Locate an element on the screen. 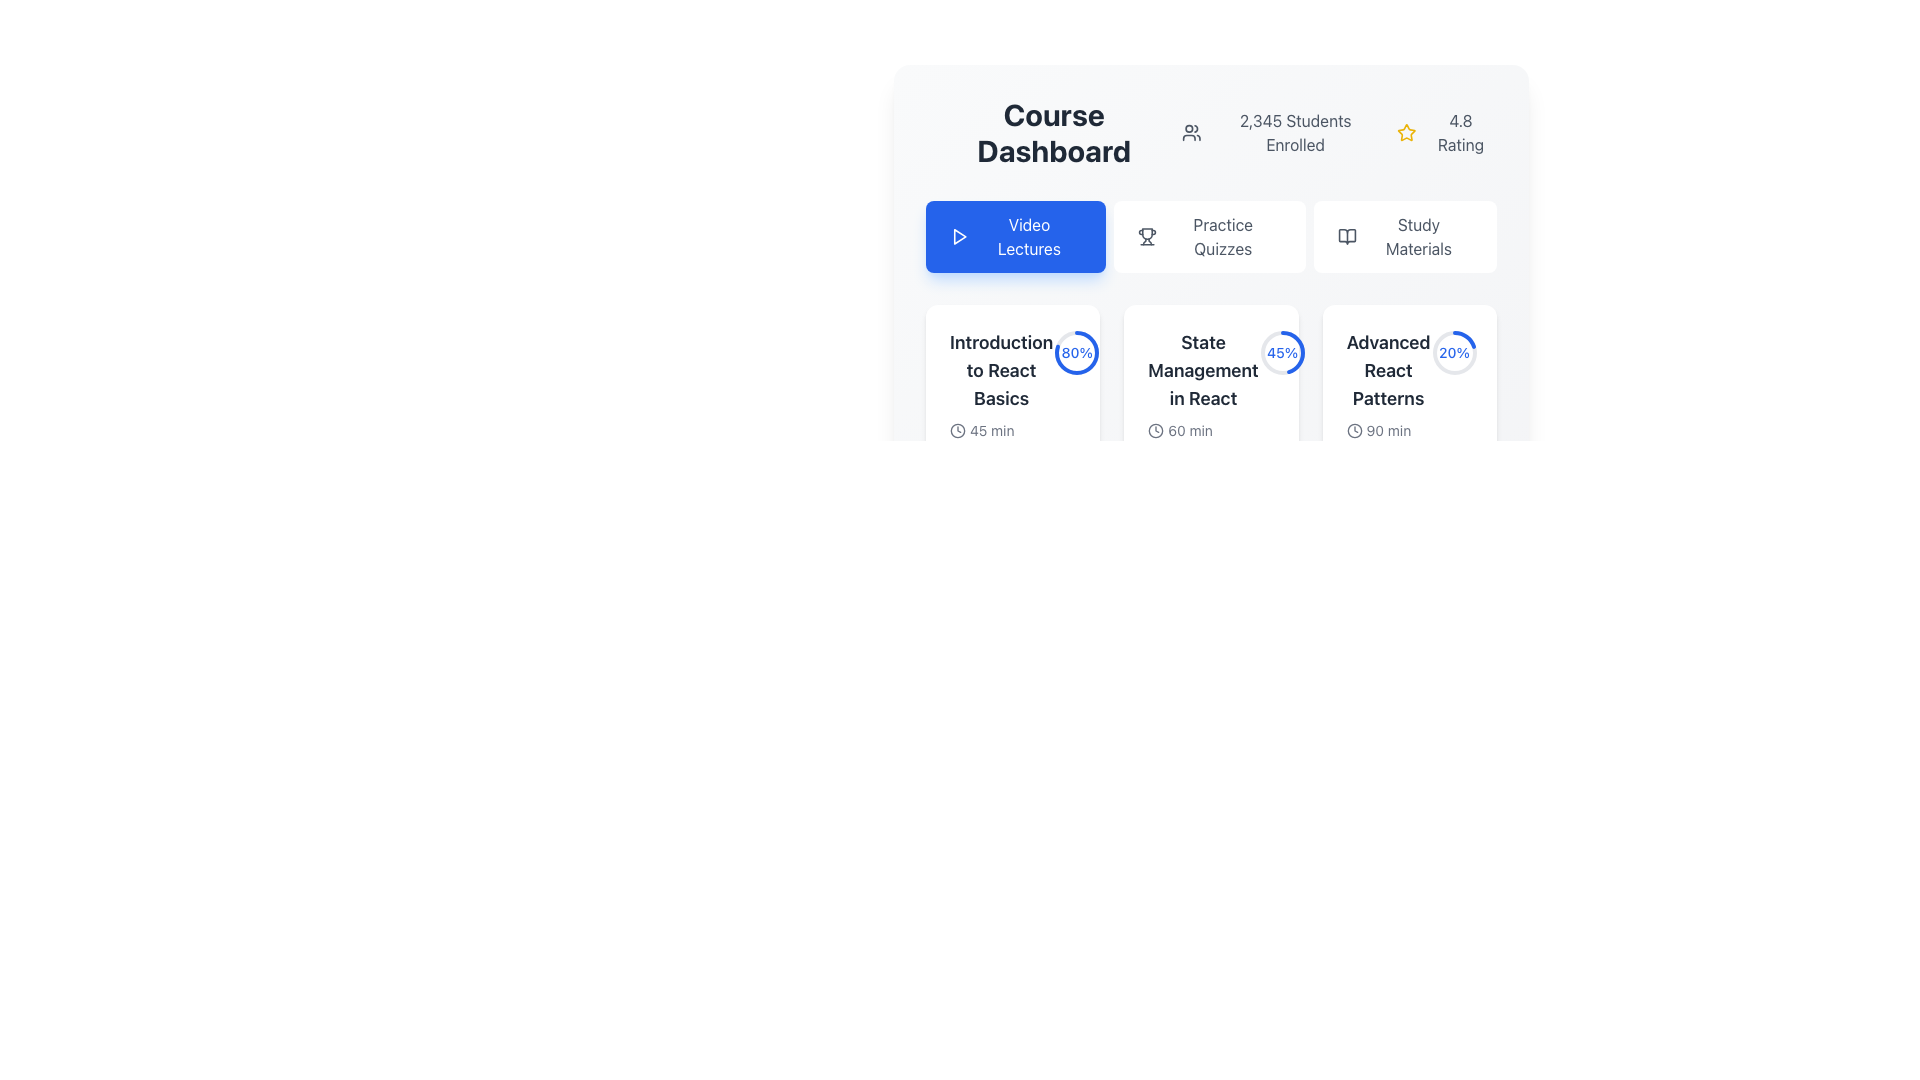  the play icon located within the 'Video Lectures' button, which has a blue background and is the first button in a horizontal row is located at coordinates (958, 235).